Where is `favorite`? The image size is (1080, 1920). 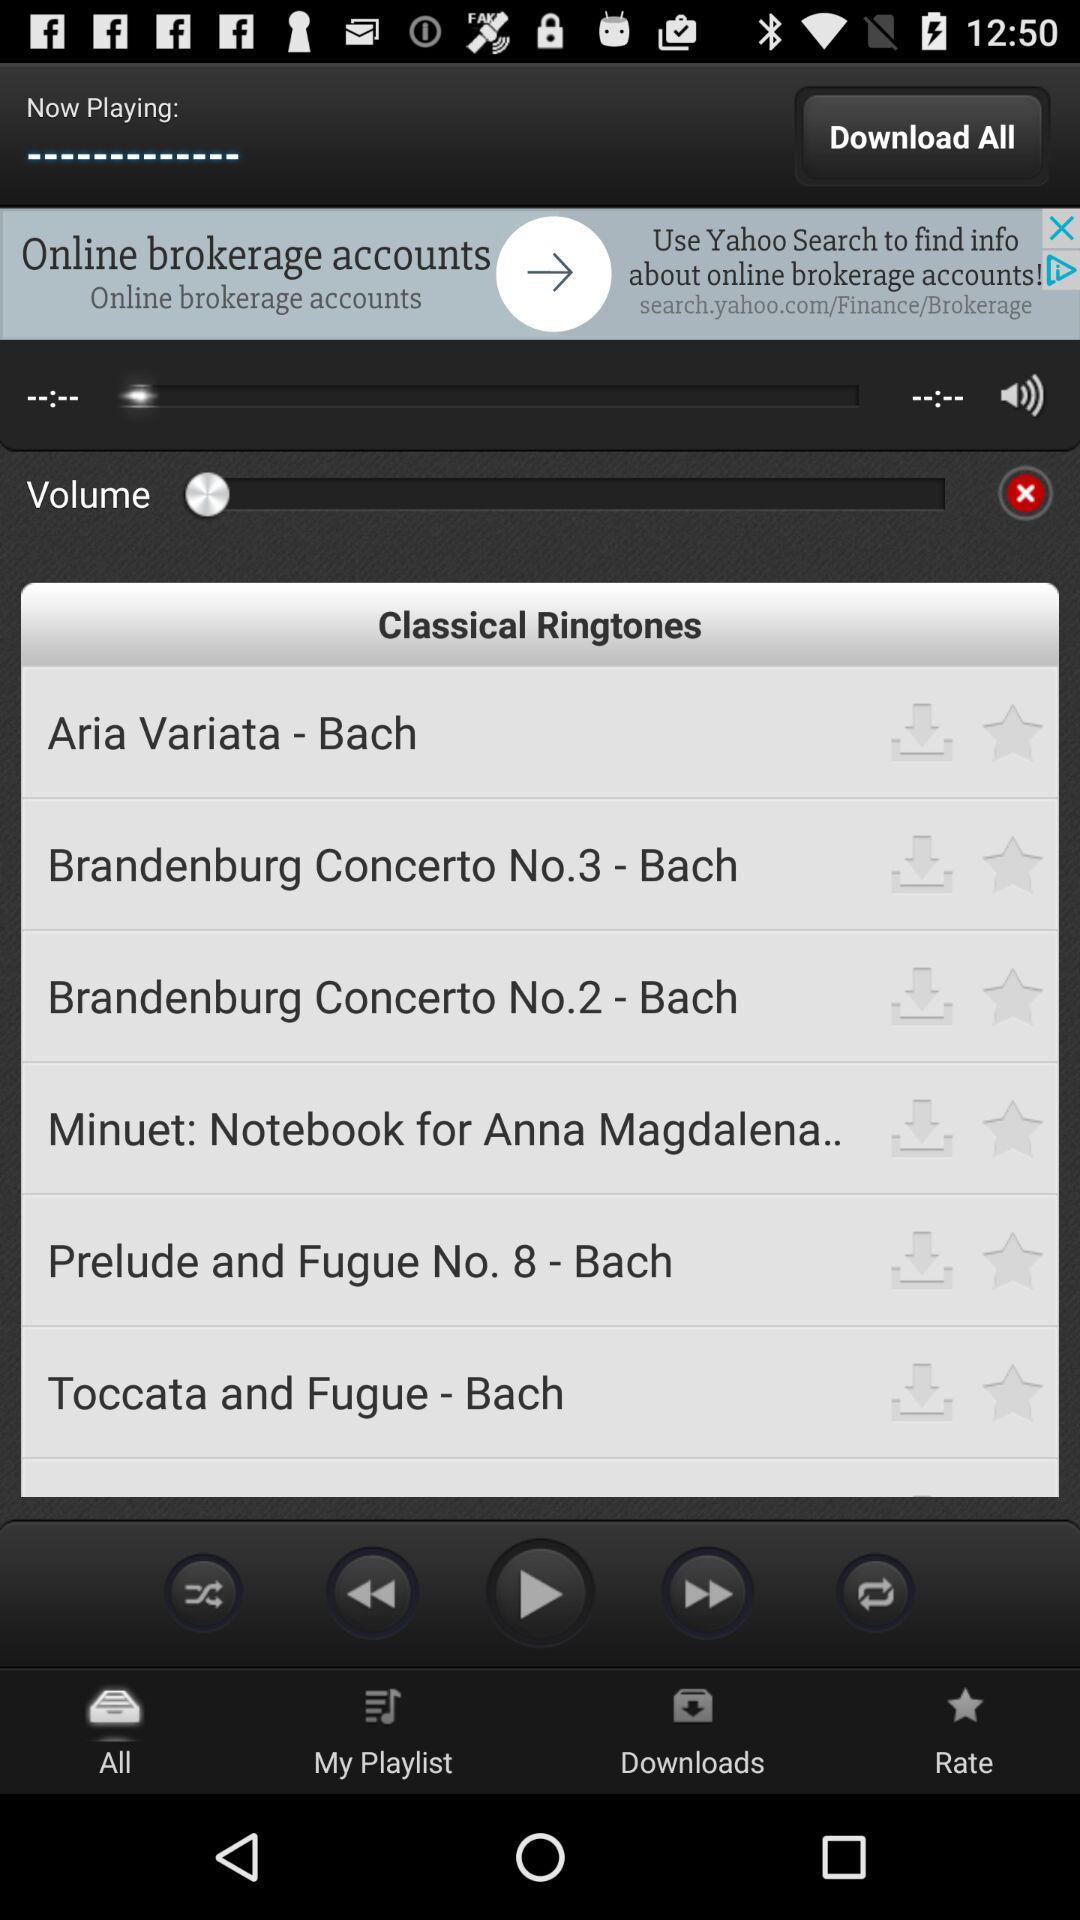 favorite is located at coordinates (1013, 730).